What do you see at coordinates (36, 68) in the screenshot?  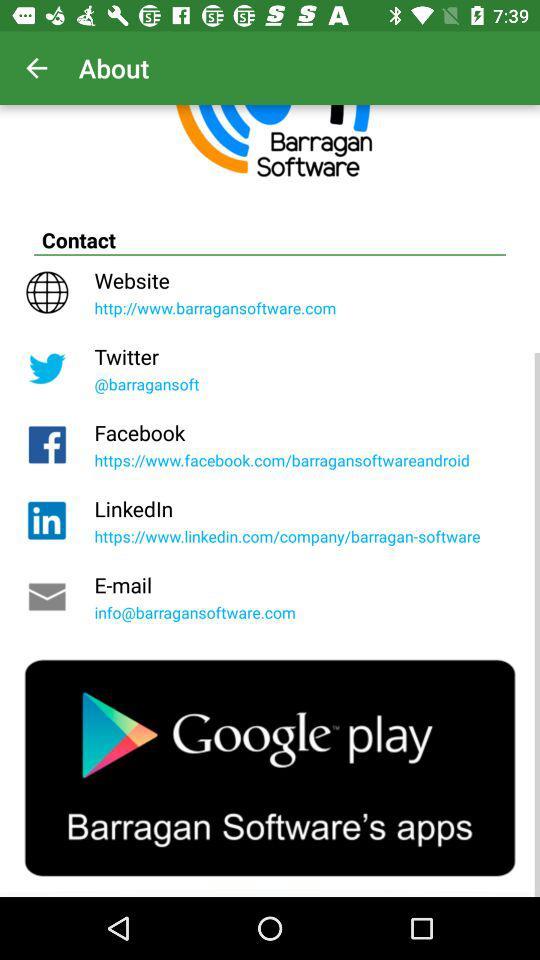 I see `app to the left of the about icon` at bounding box center [36, 68].